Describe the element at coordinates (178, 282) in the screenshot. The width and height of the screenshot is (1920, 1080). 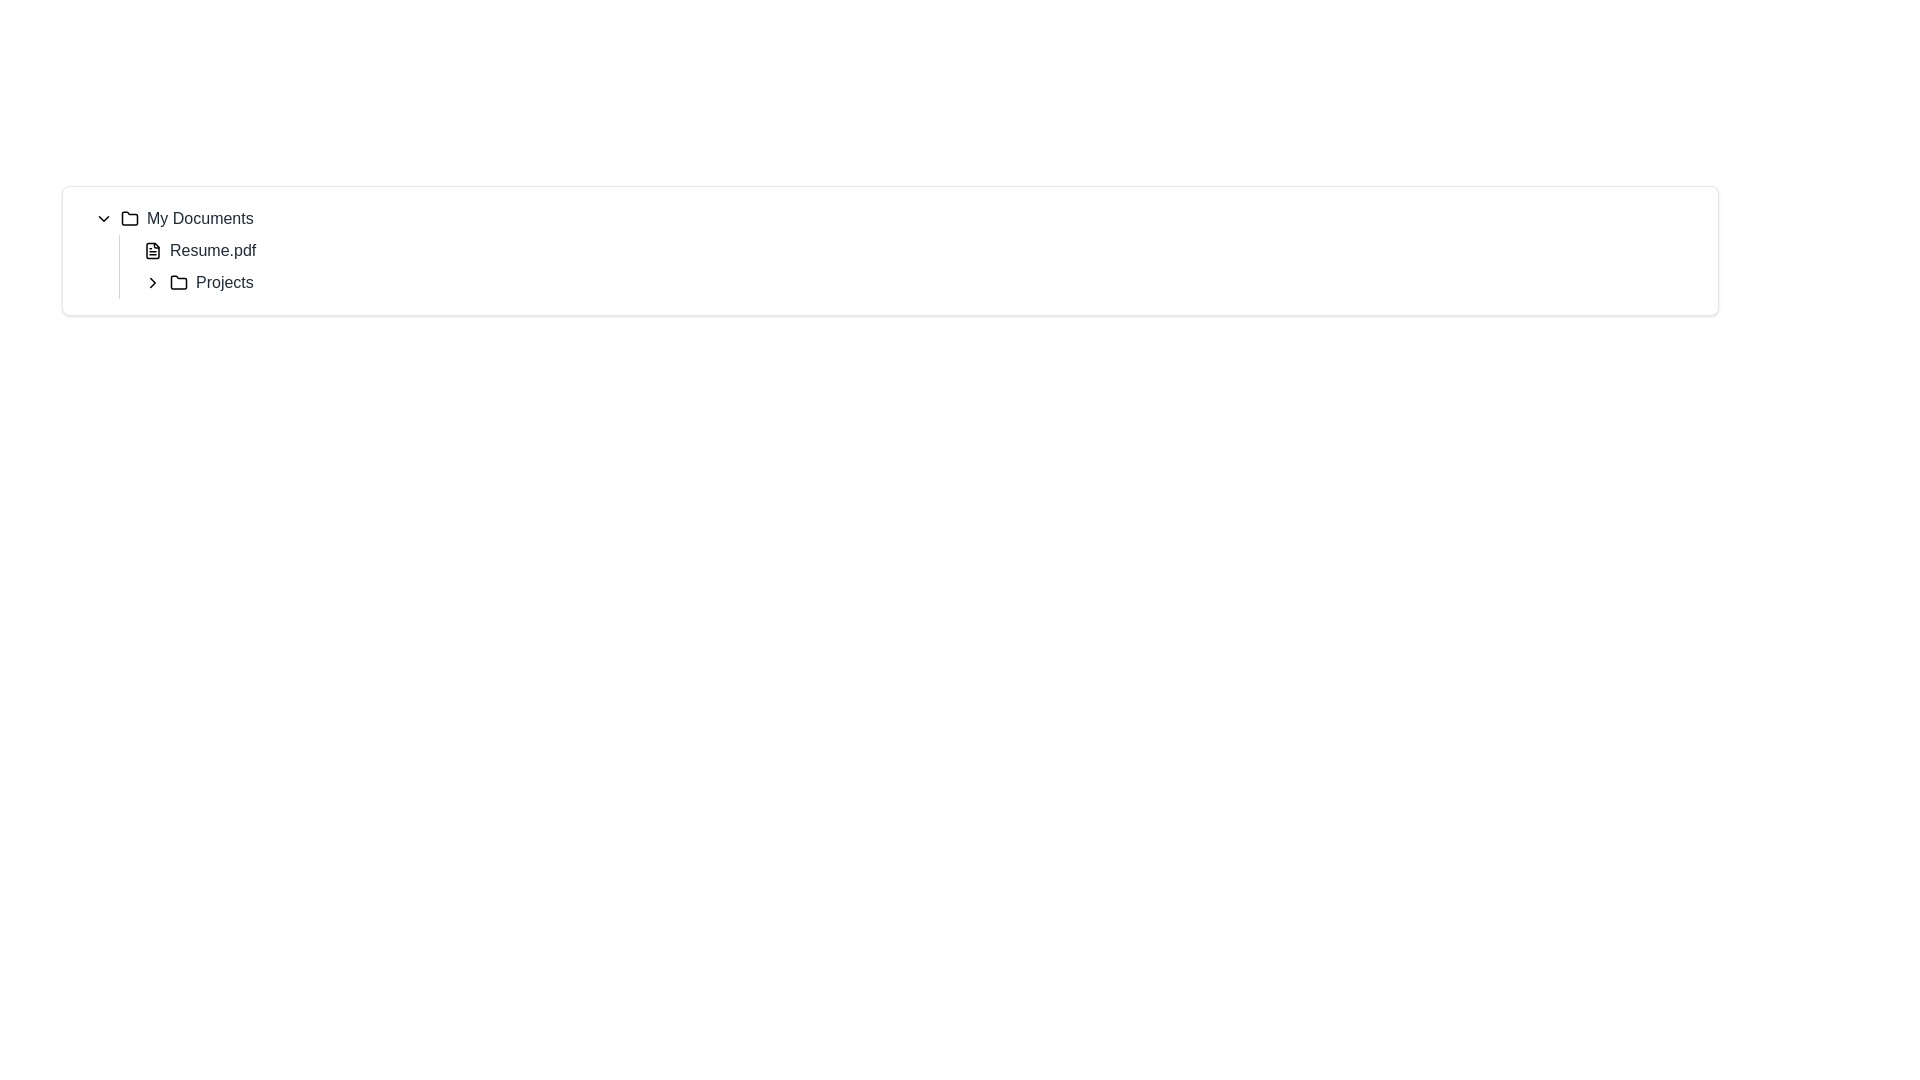
I see `the second visual icon representing a folder associated with the 'Projects' entry, positioned to the left of the text labeled 'Projects' and to the right of a chevron indicator icon` at that location.